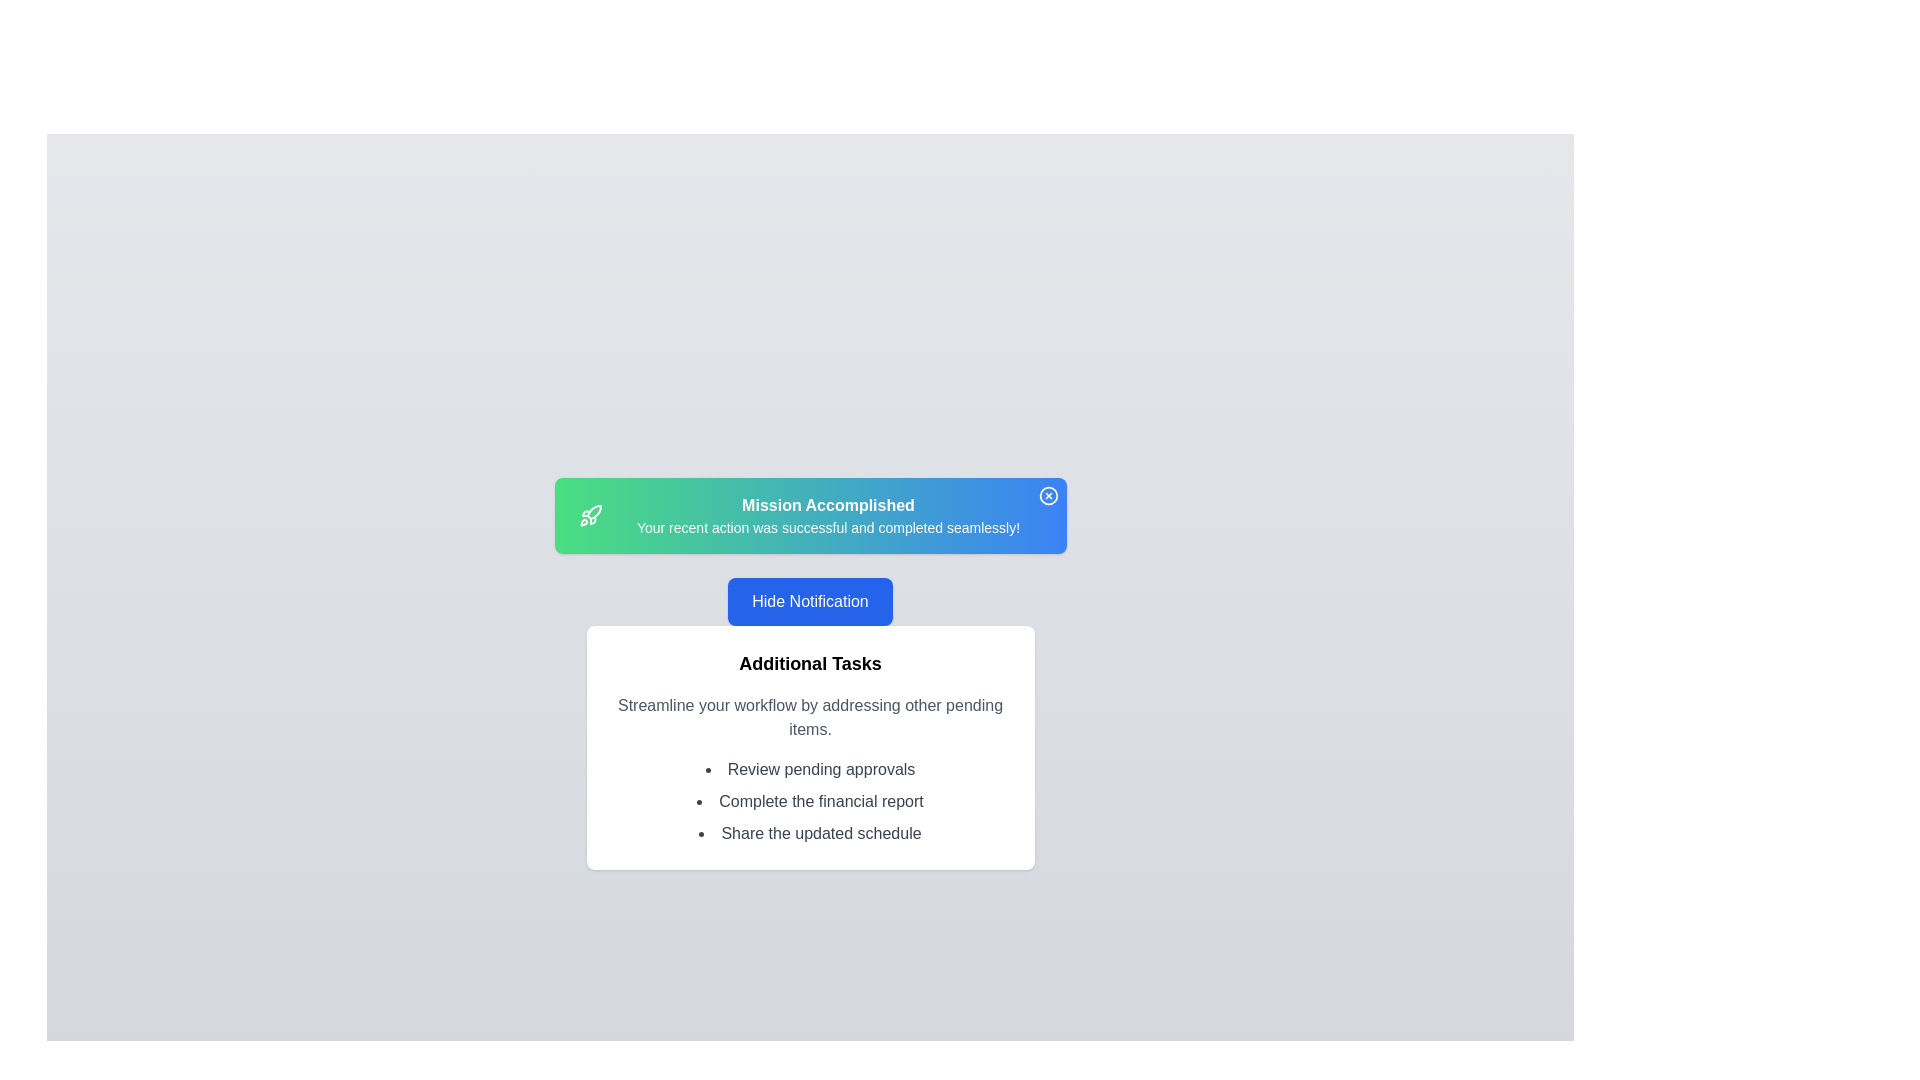 The image size is (1920, 1080). What do you see at coordinates (810, 833) in the screenshot?
I see `the list item 'Share the updated schedule' in the 'Additional Tasks' section` at bounding box center [810, 833].